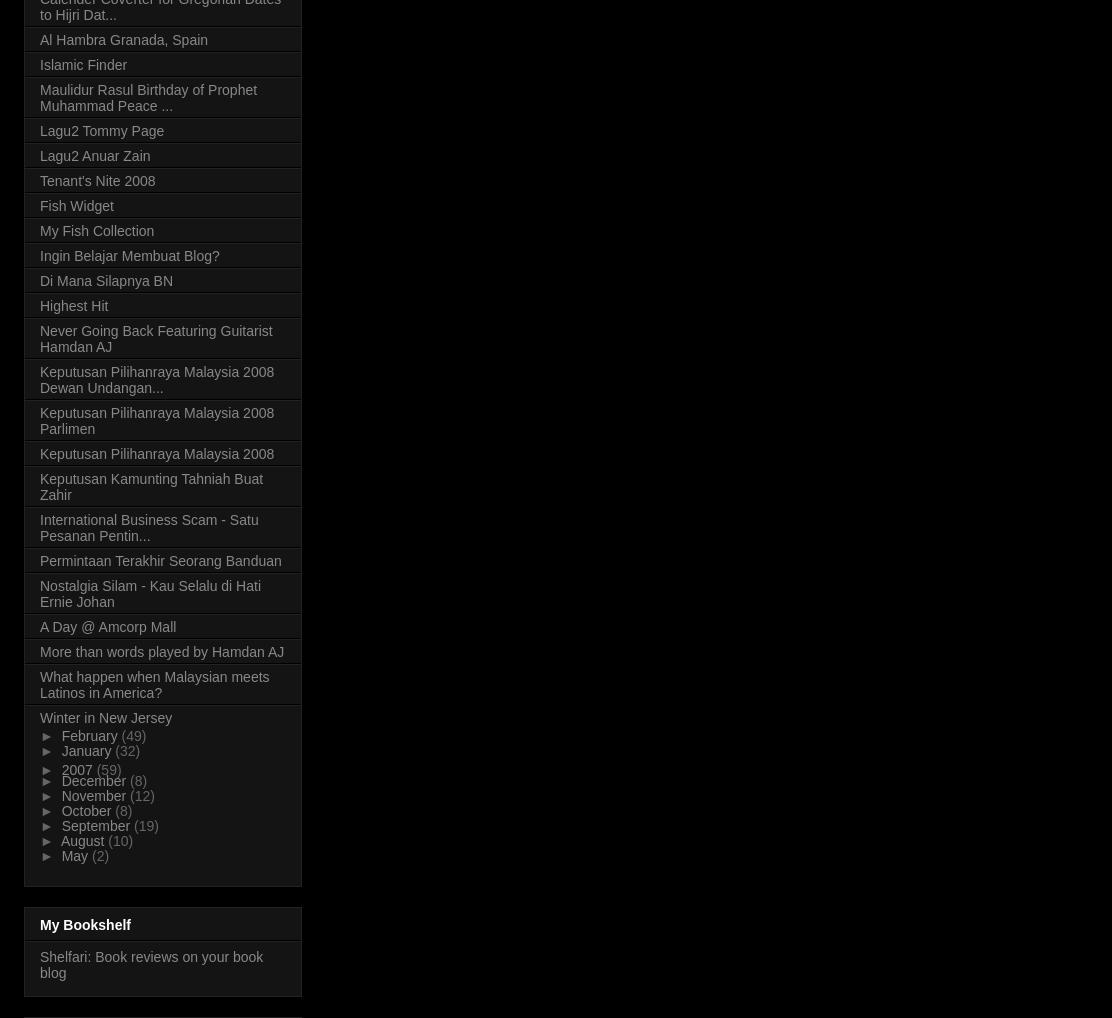 Image resolution: width=1112 pixels, height=1018 pixels. Describe the element at coordinates (105, 279) in the screenshot. I see `'Di Mana Silapnya BN'` at that location.